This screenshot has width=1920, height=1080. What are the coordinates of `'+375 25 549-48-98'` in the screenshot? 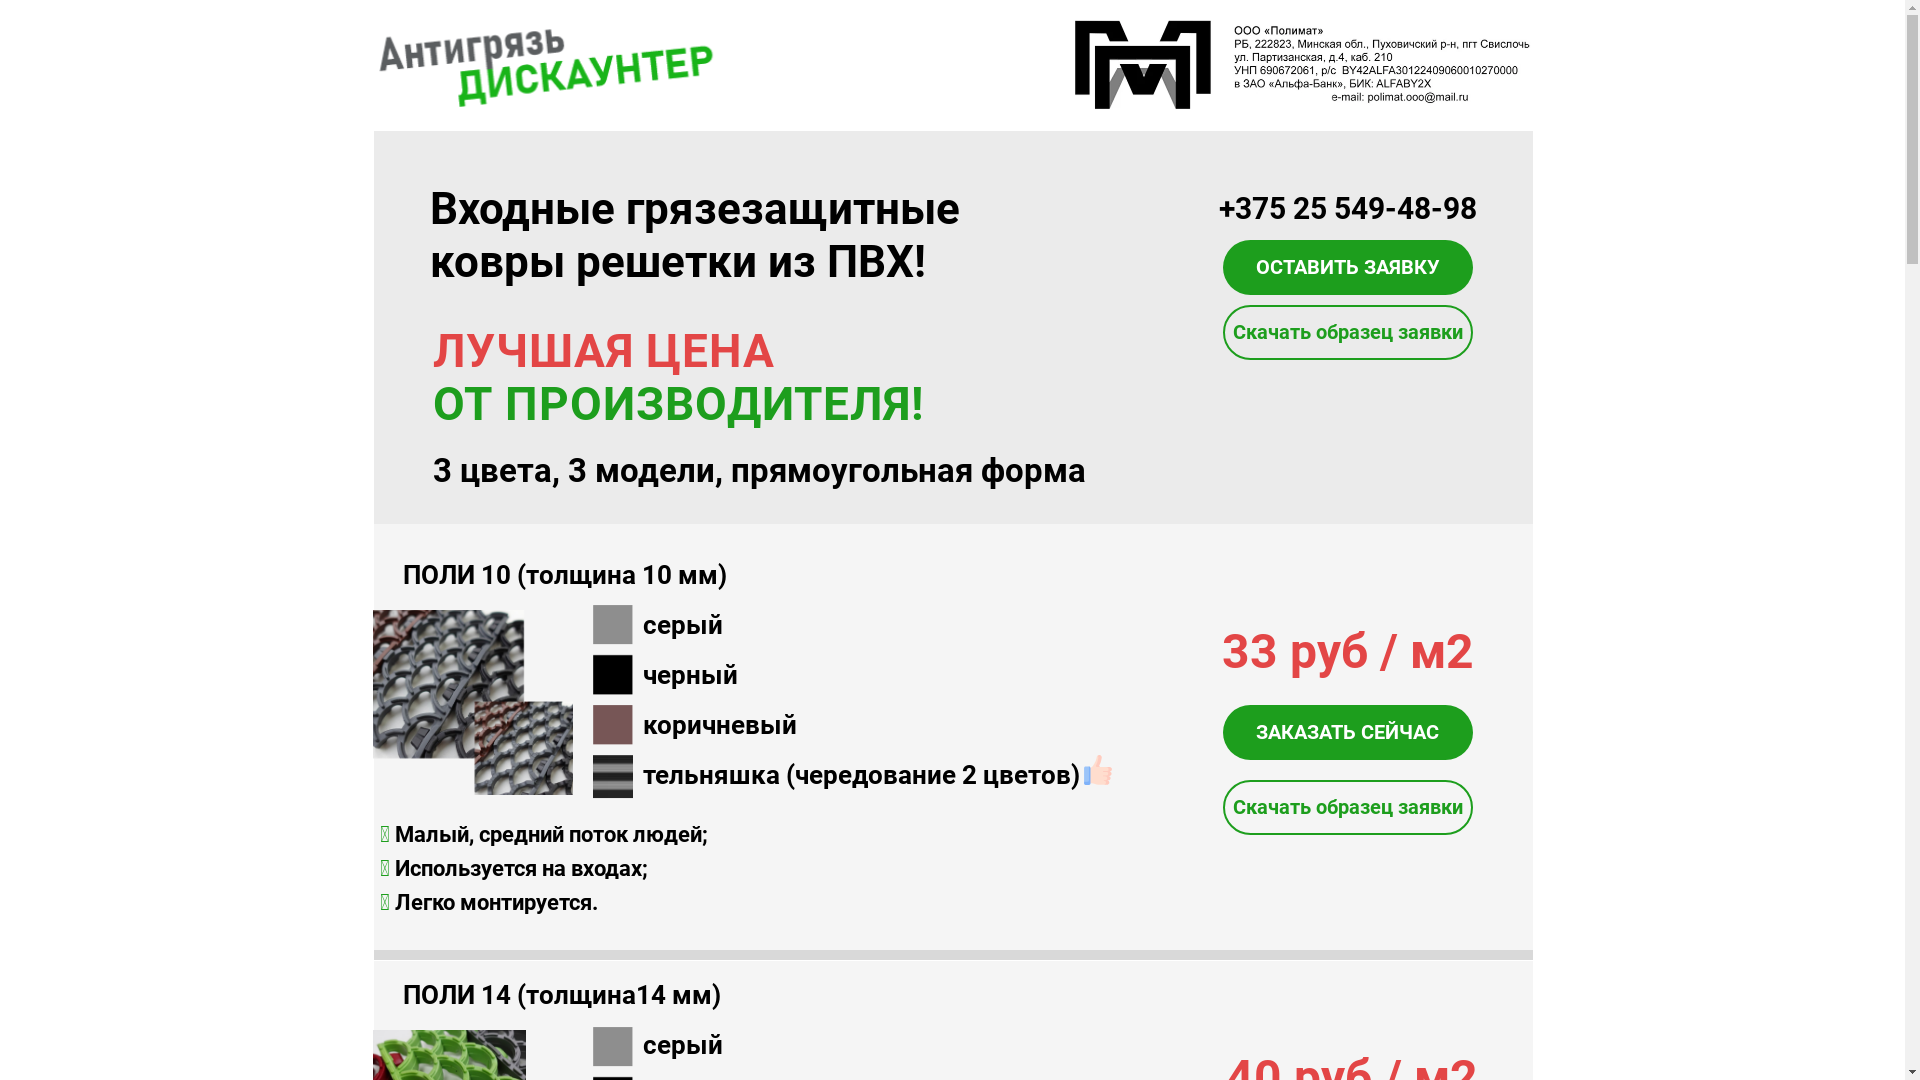 It's located at (1347, 208).